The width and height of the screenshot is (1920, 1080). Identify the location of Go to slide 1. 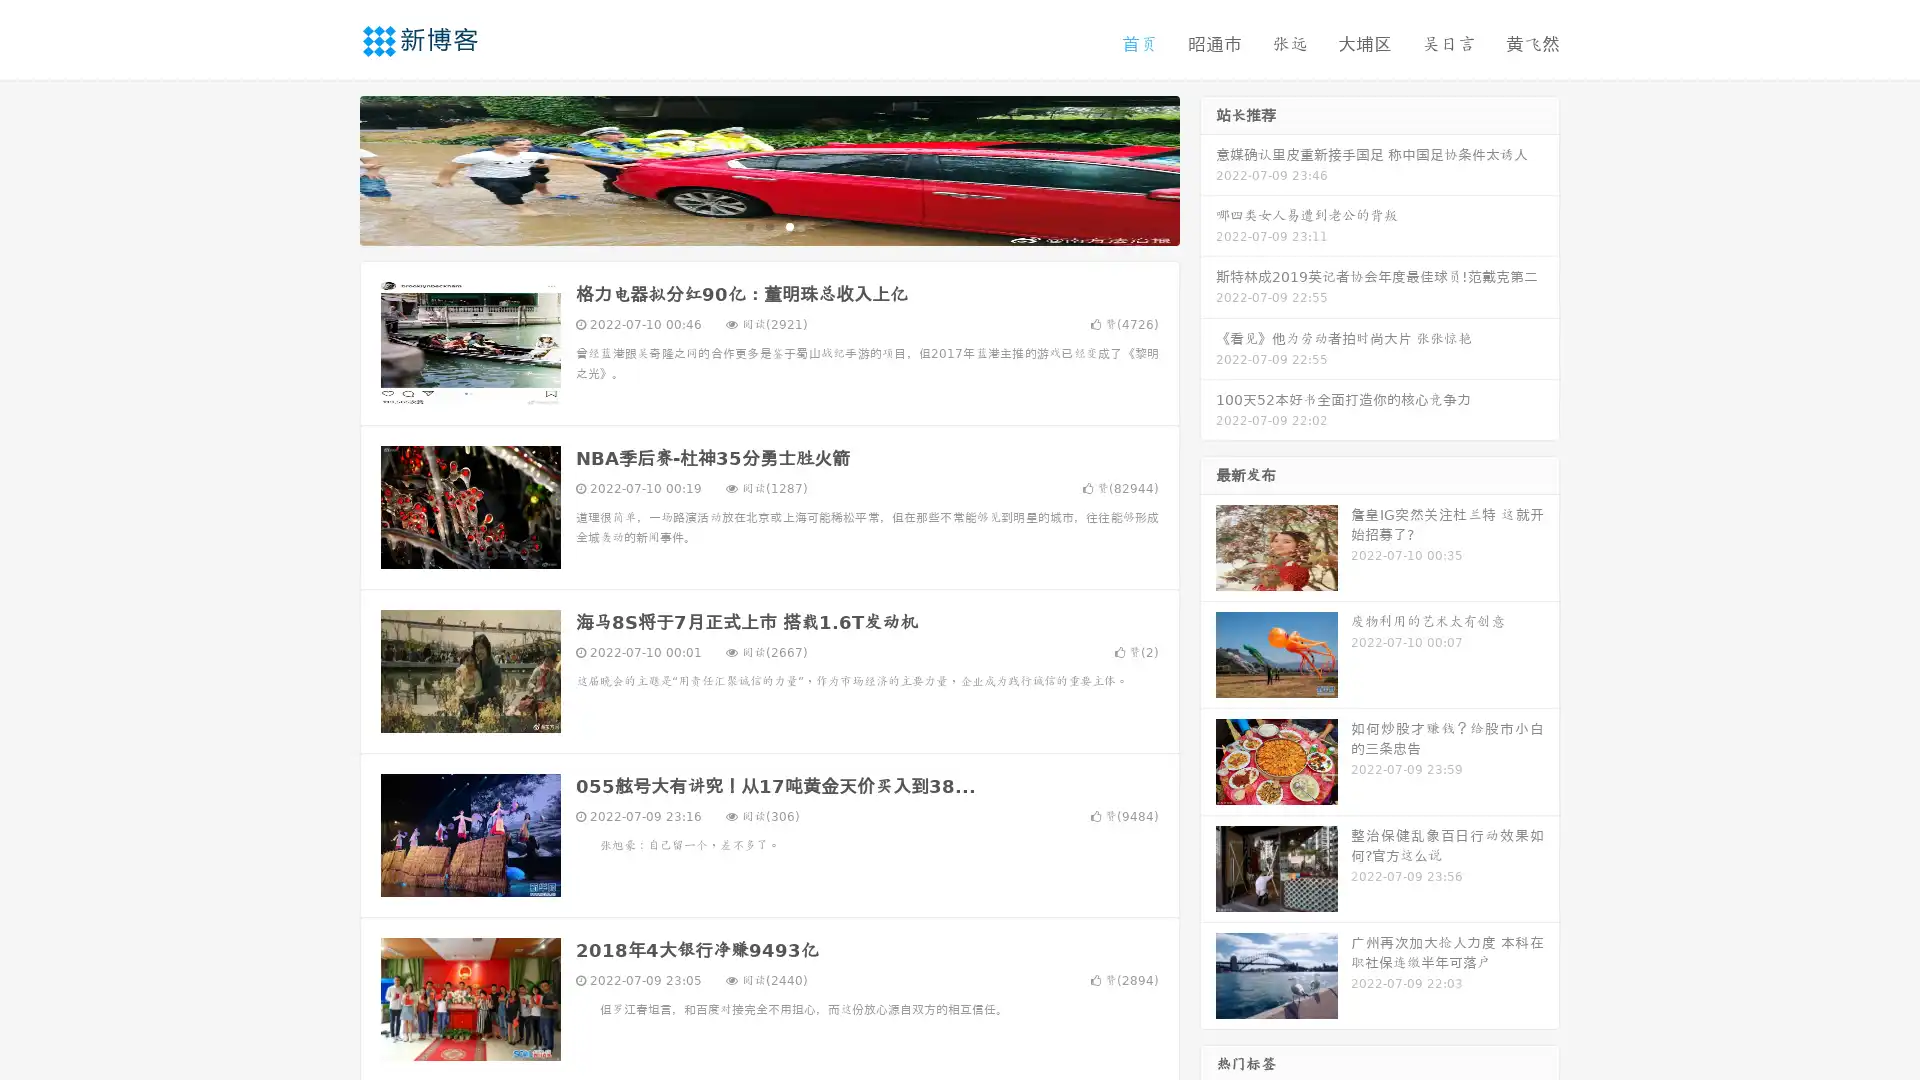
(748, 225).